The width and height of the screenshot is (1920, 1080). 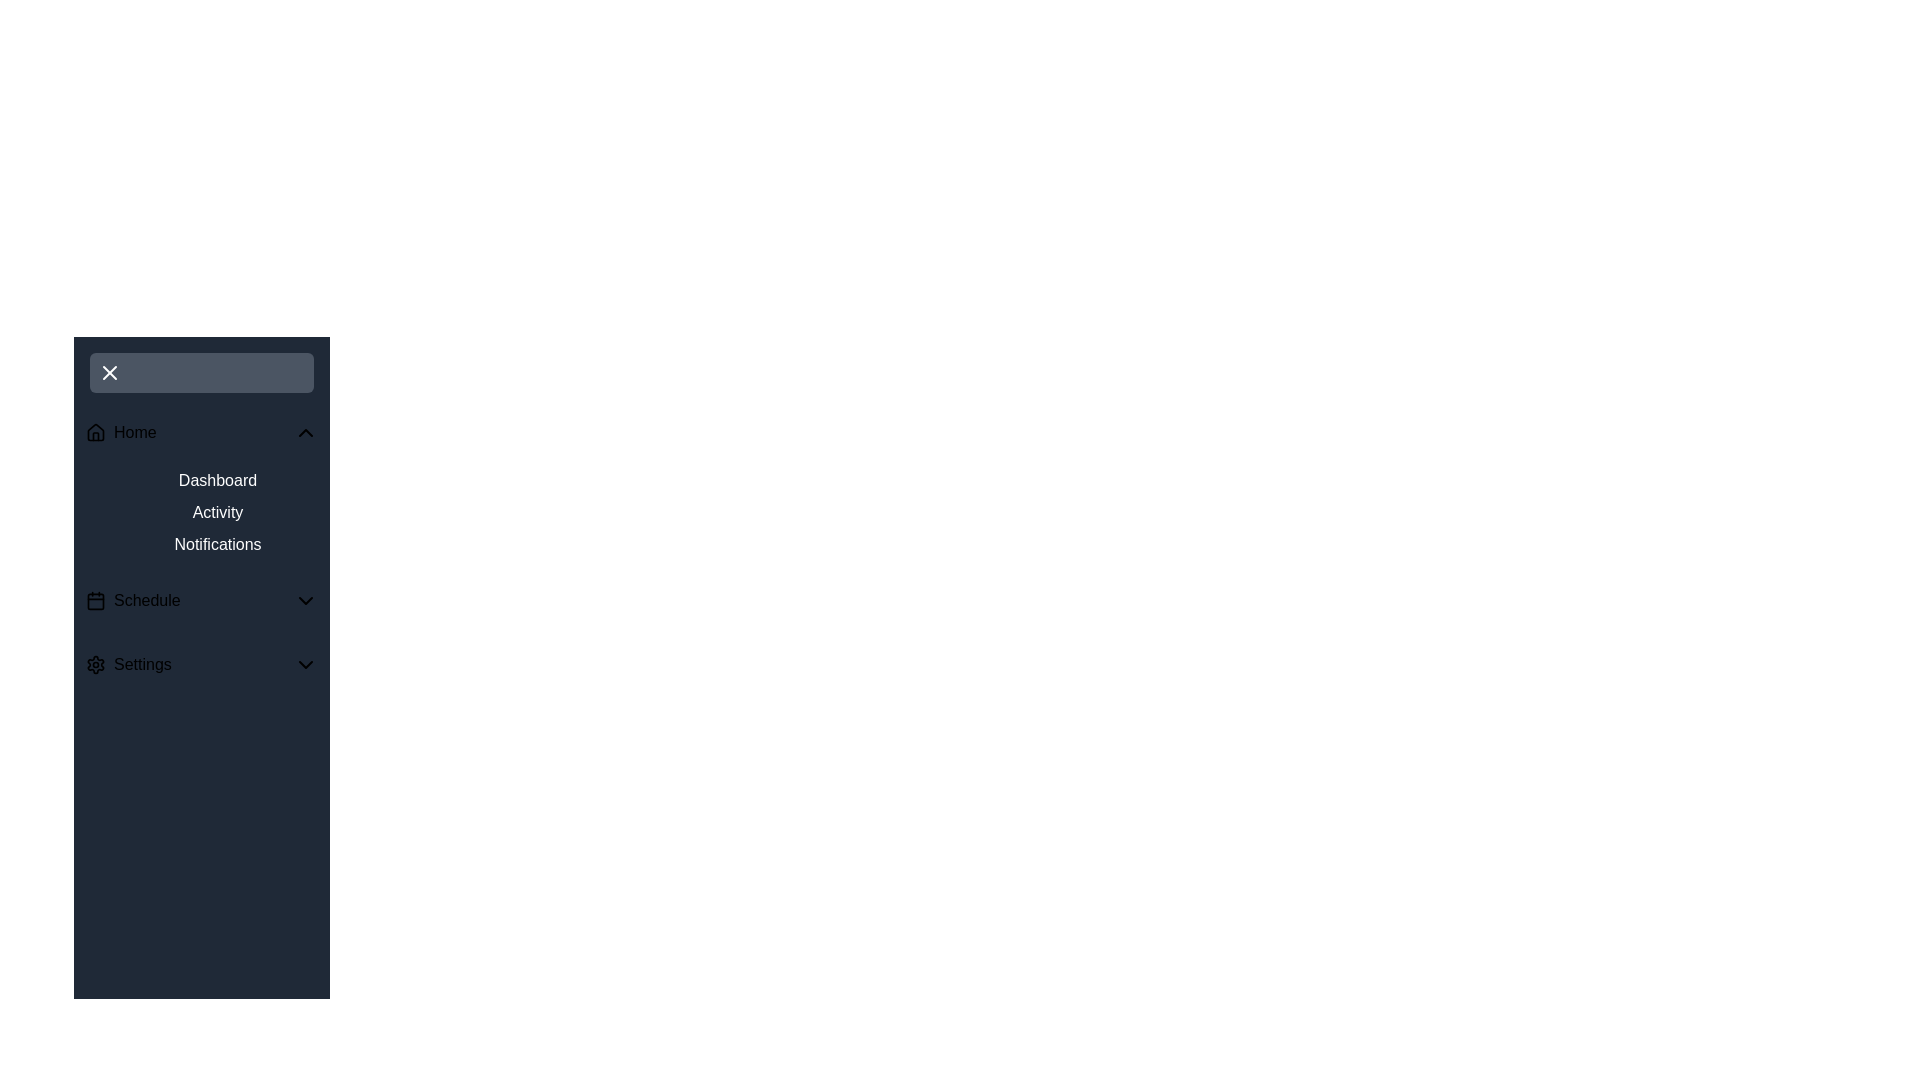 What do you see at coordinates (201, 431) in the screenshot?
I see `the 'Home' menu item located at the top left of the sidebar` at bounding box center [201, 431].